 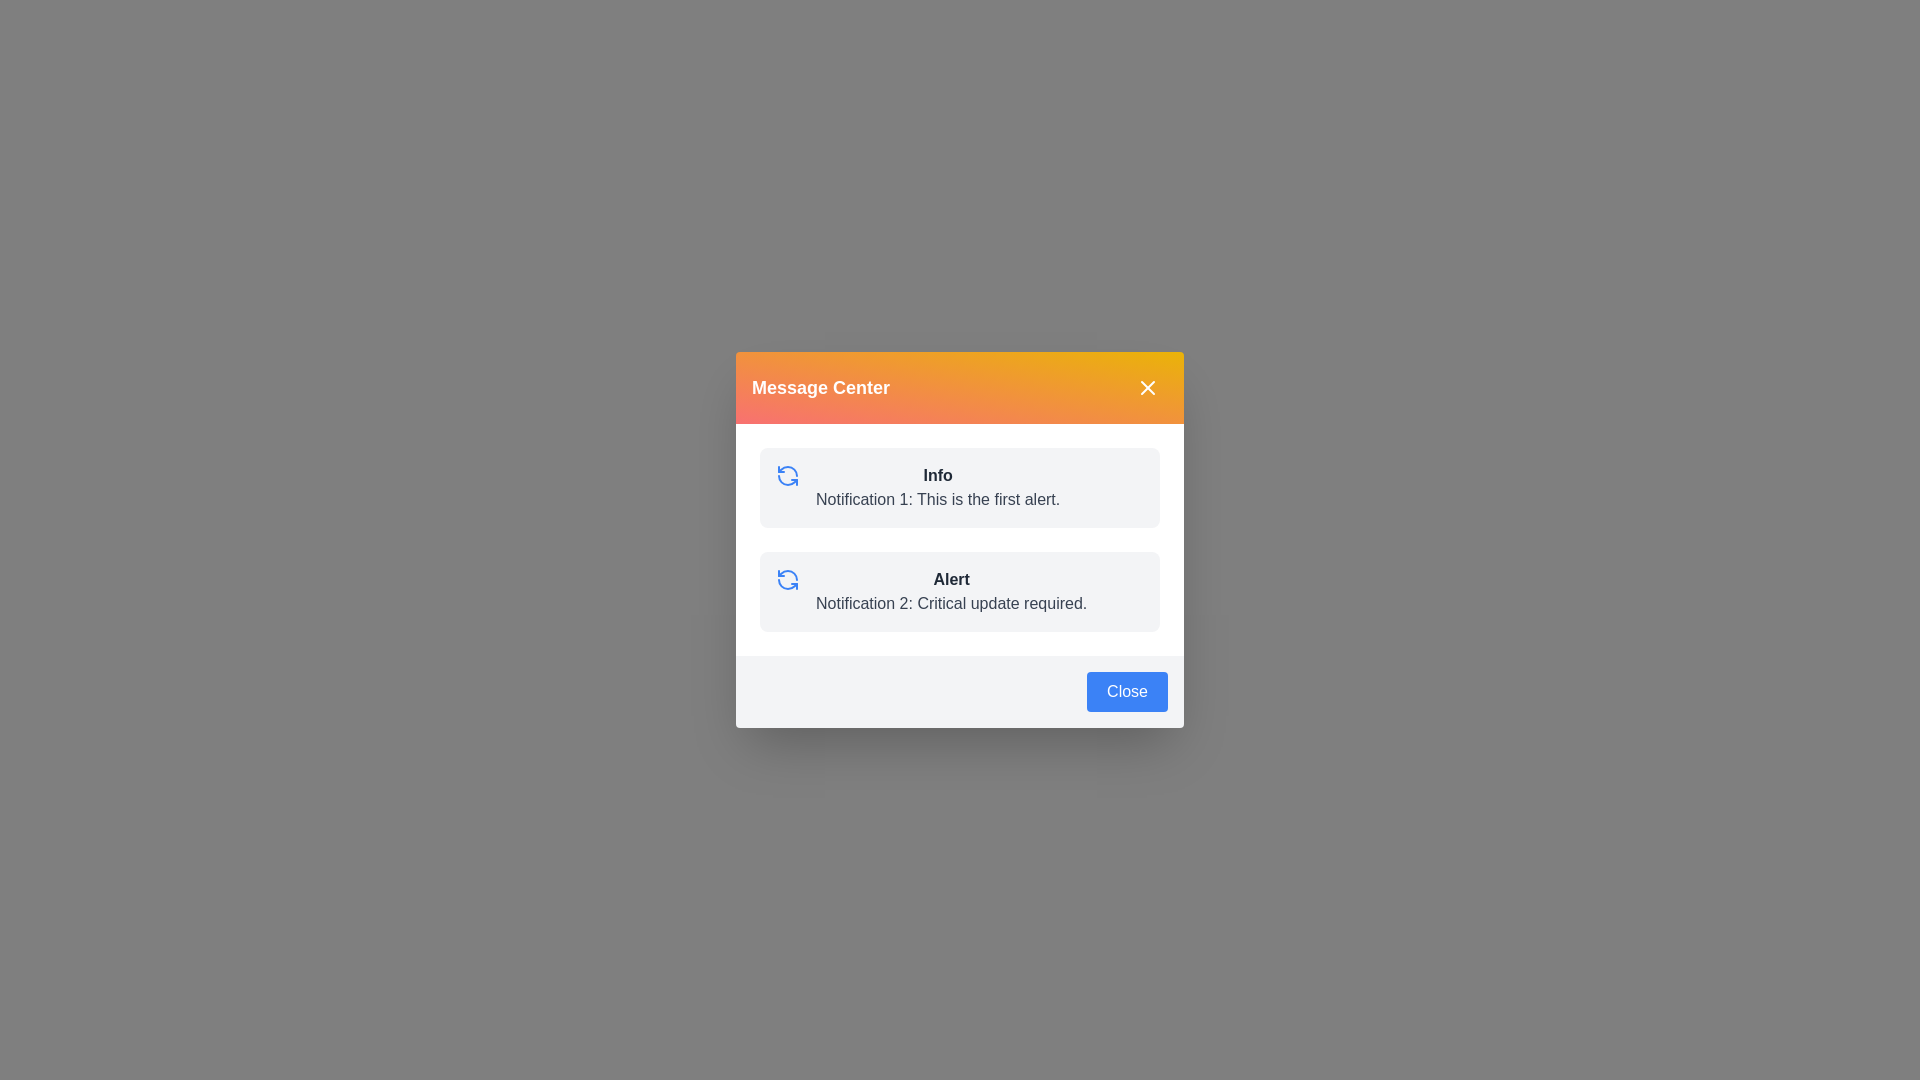 What do you see at coordinates (1147, 388) in the screenshot?
I see `the 'X' button in the header to close the dialog` at bounding box center [1147, 388].